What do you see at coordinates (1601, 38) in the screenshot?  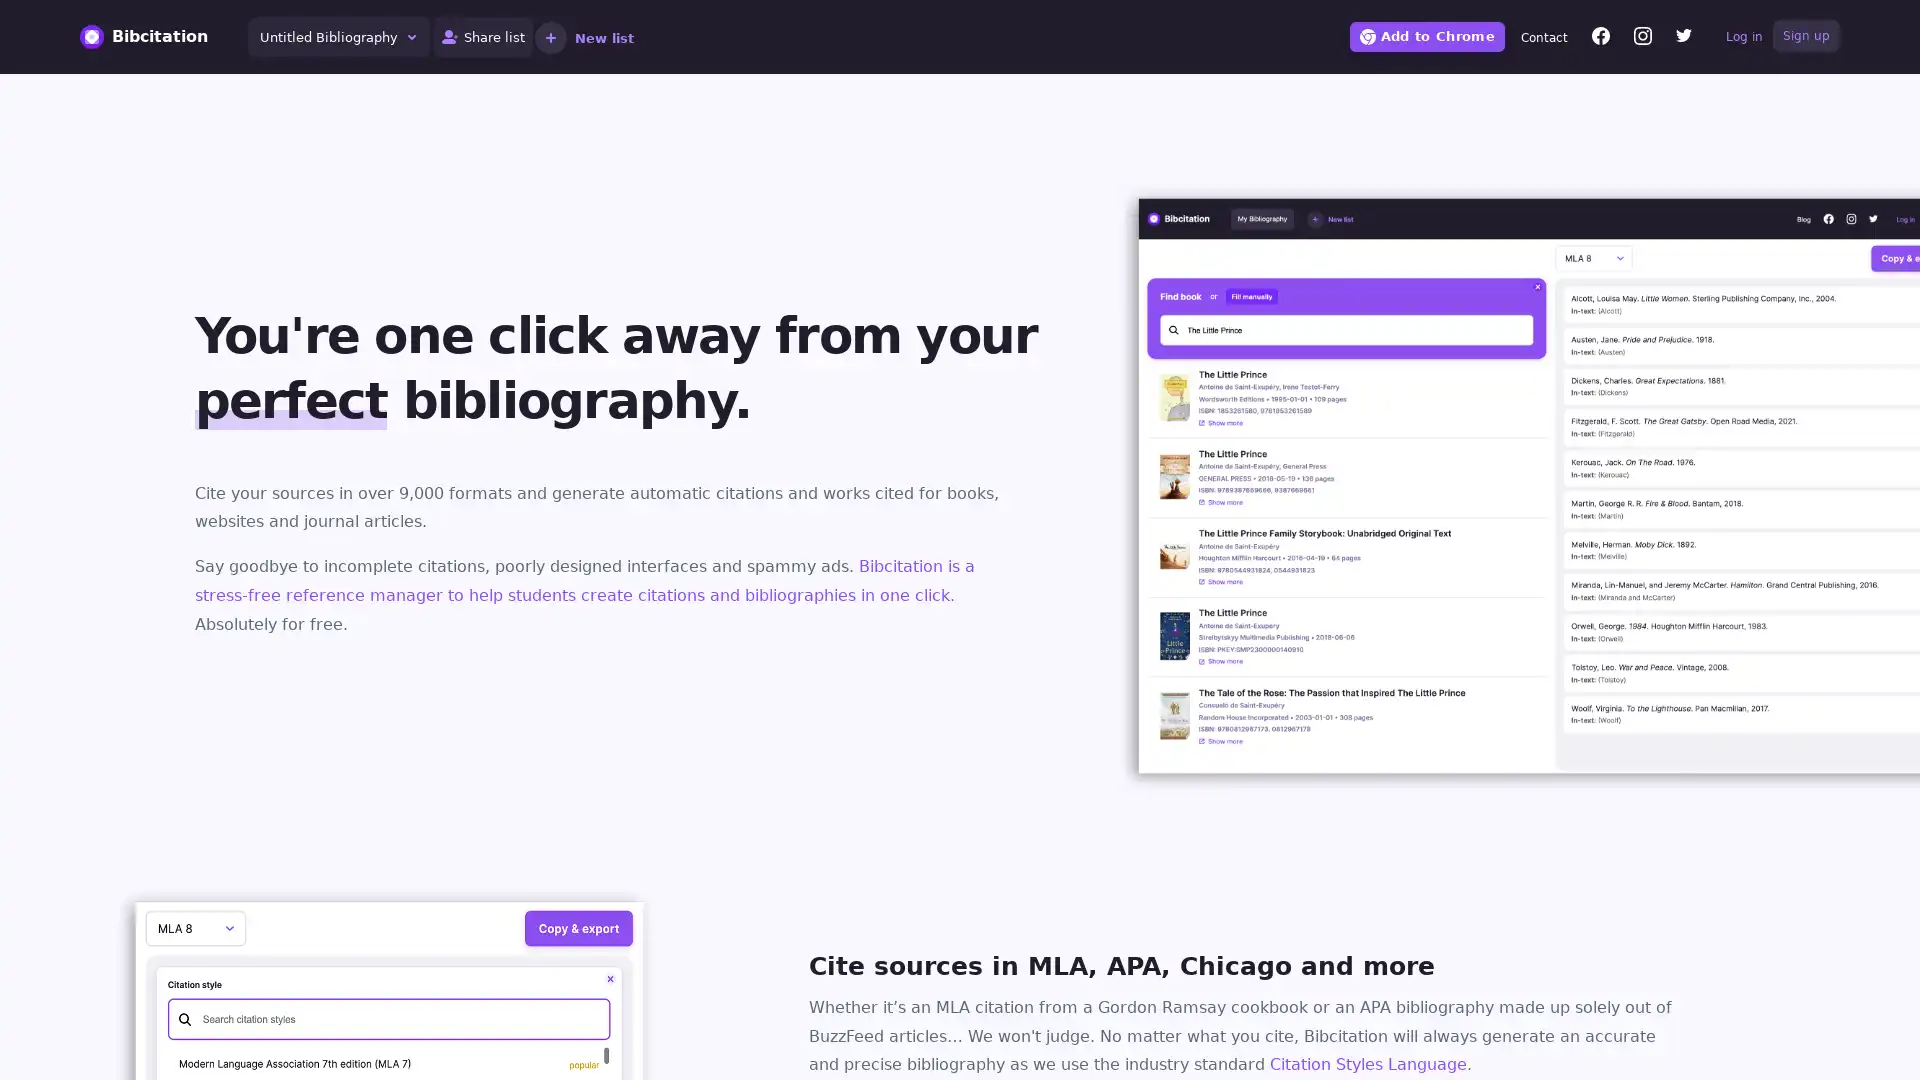 I see `Visit our Facebook` at bounding box center [1601, 38].